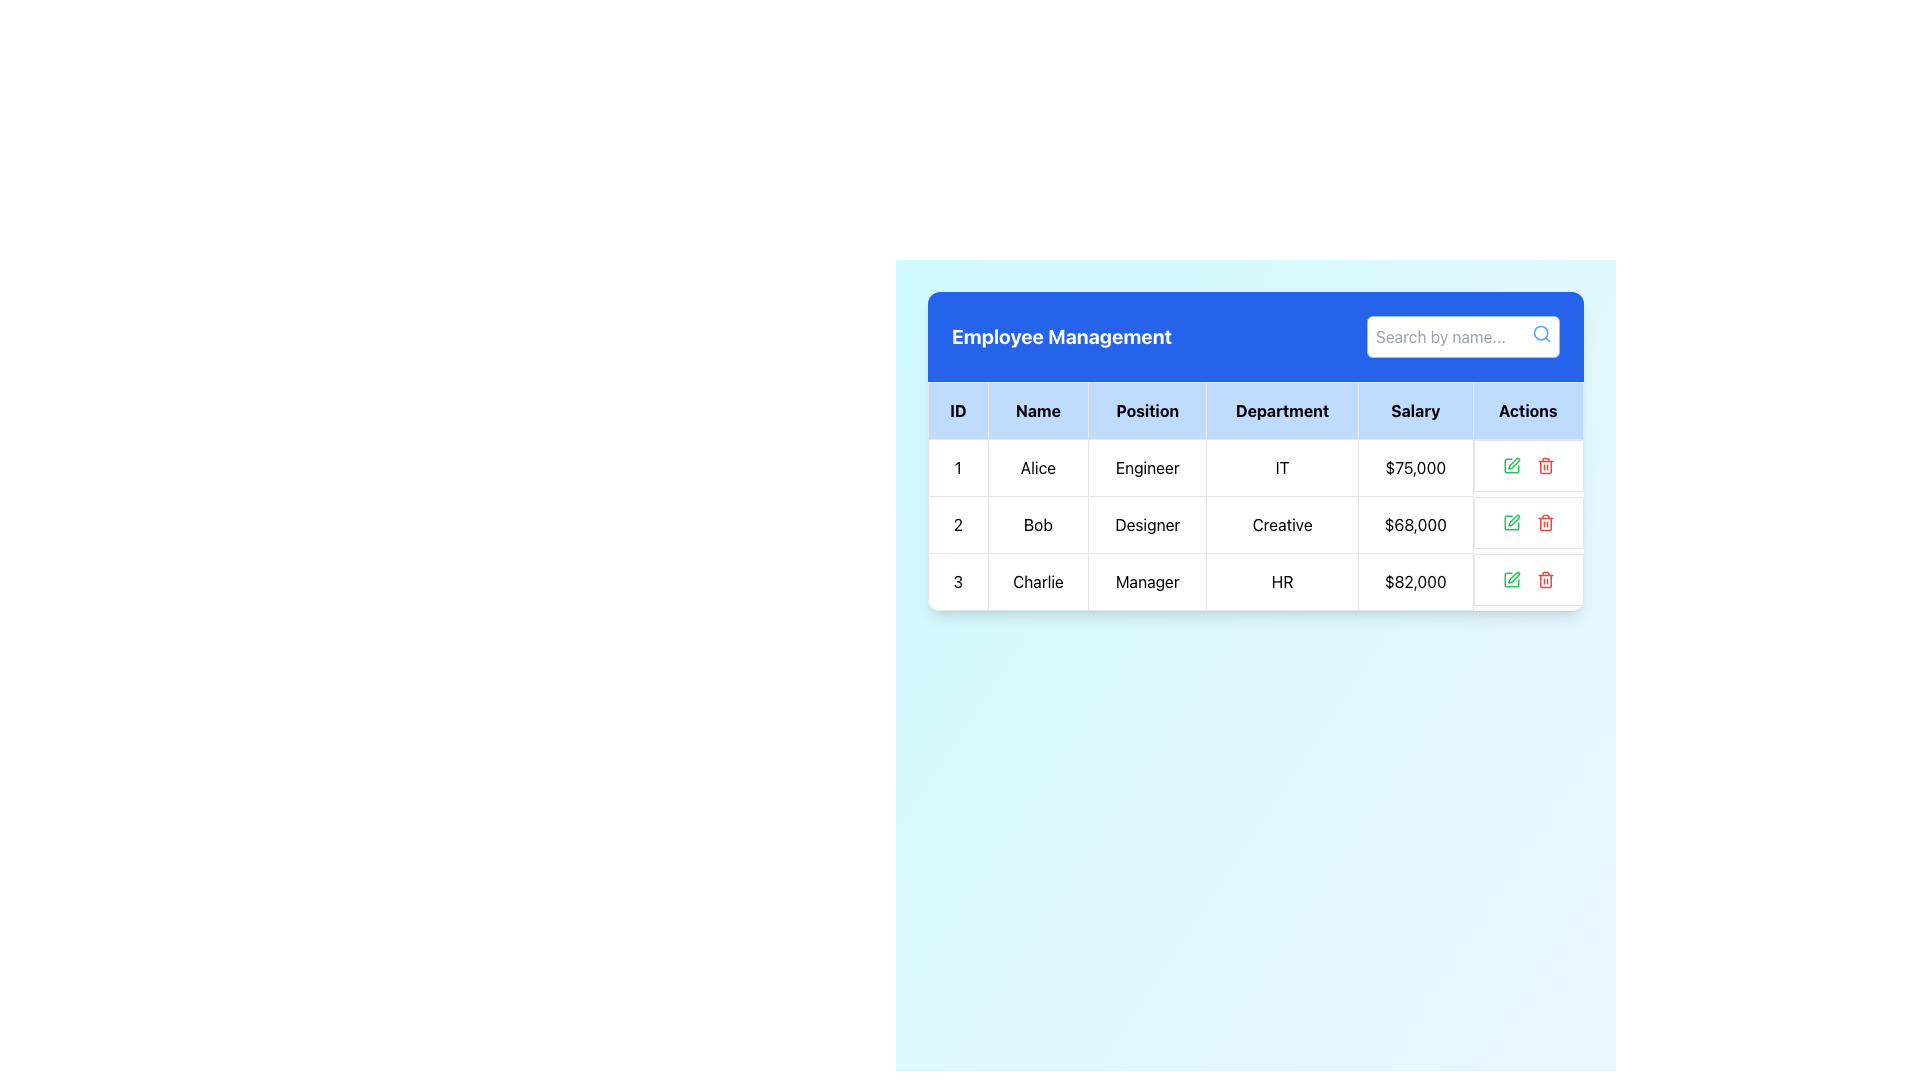  What do you see at coordinates (957, 467) in the screenshot?
I see `the TableCell displaying the number '1', which is the first cell in the first column of the table under the 'ID' column header` at bounding box center [957, 467].